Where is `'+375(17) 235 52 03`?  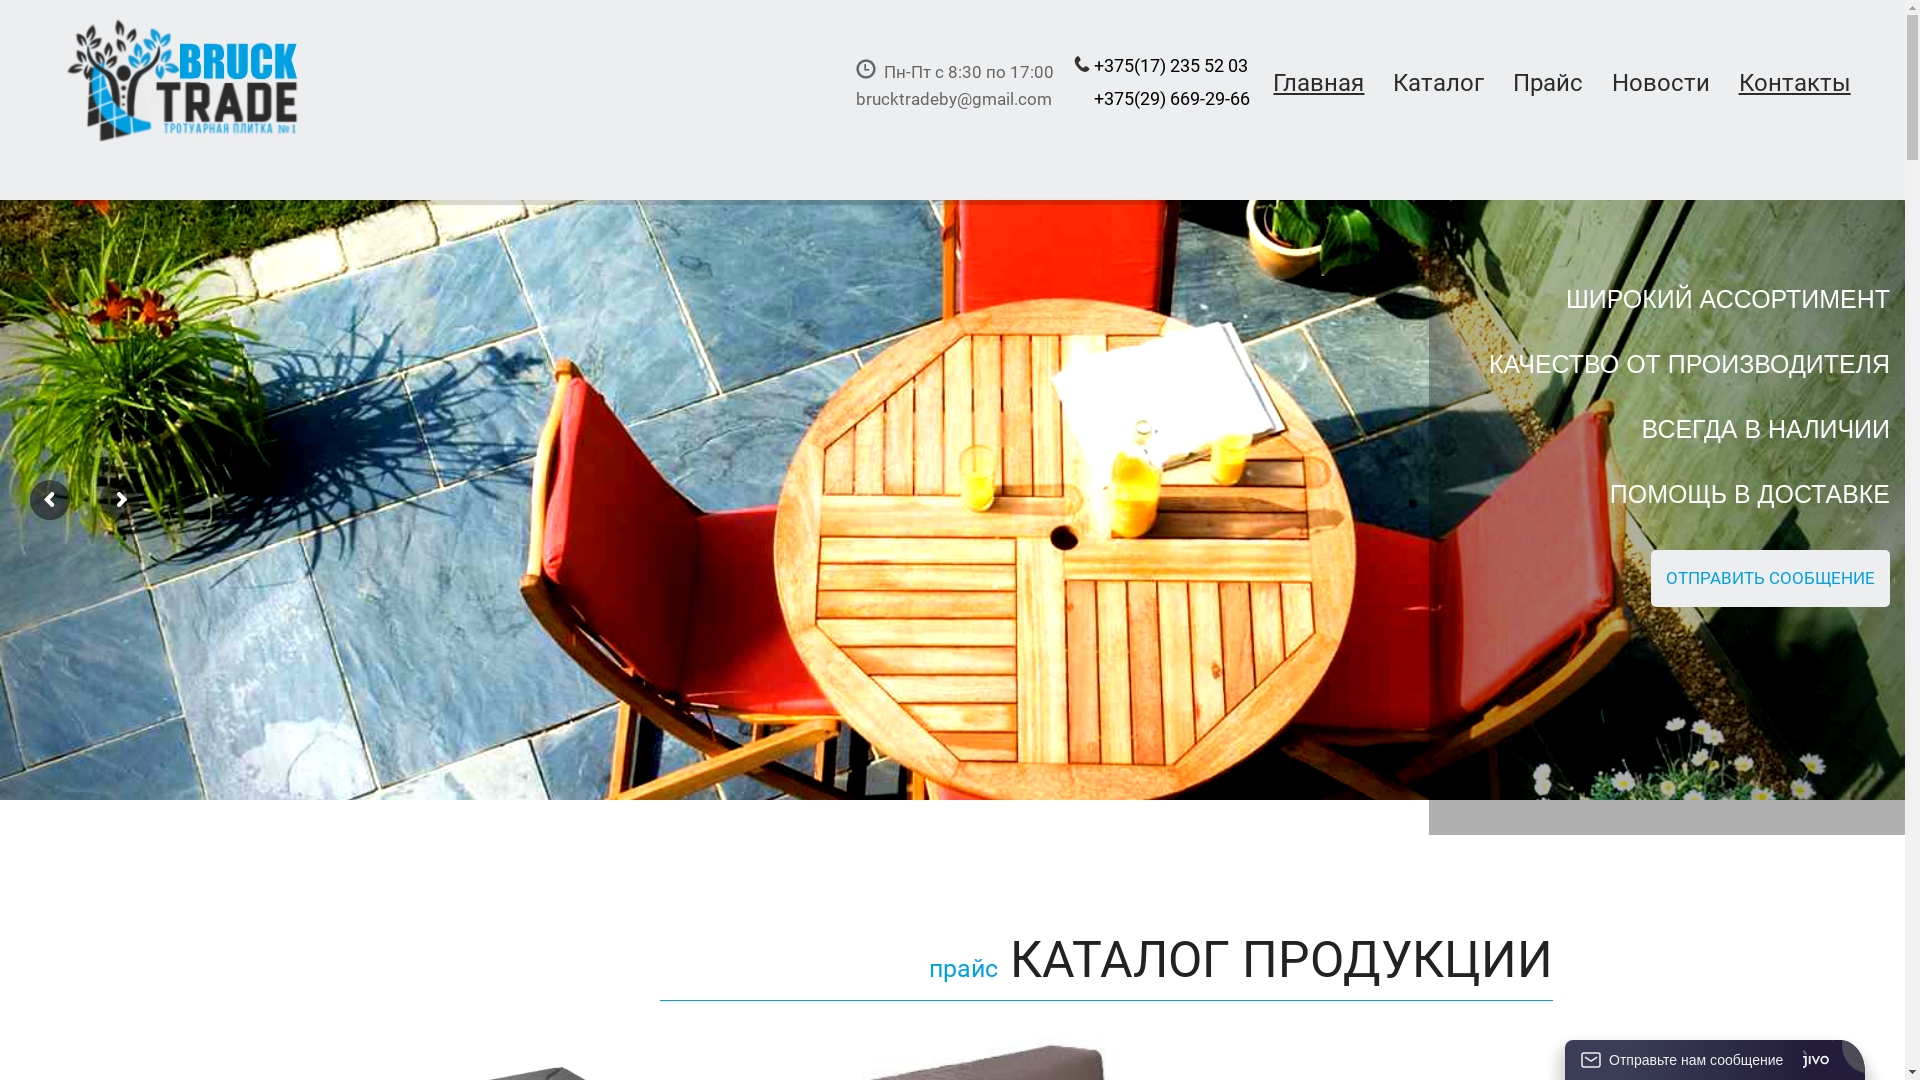
'+375(17) 235 52 03 is located at coordinates (1063, 100).